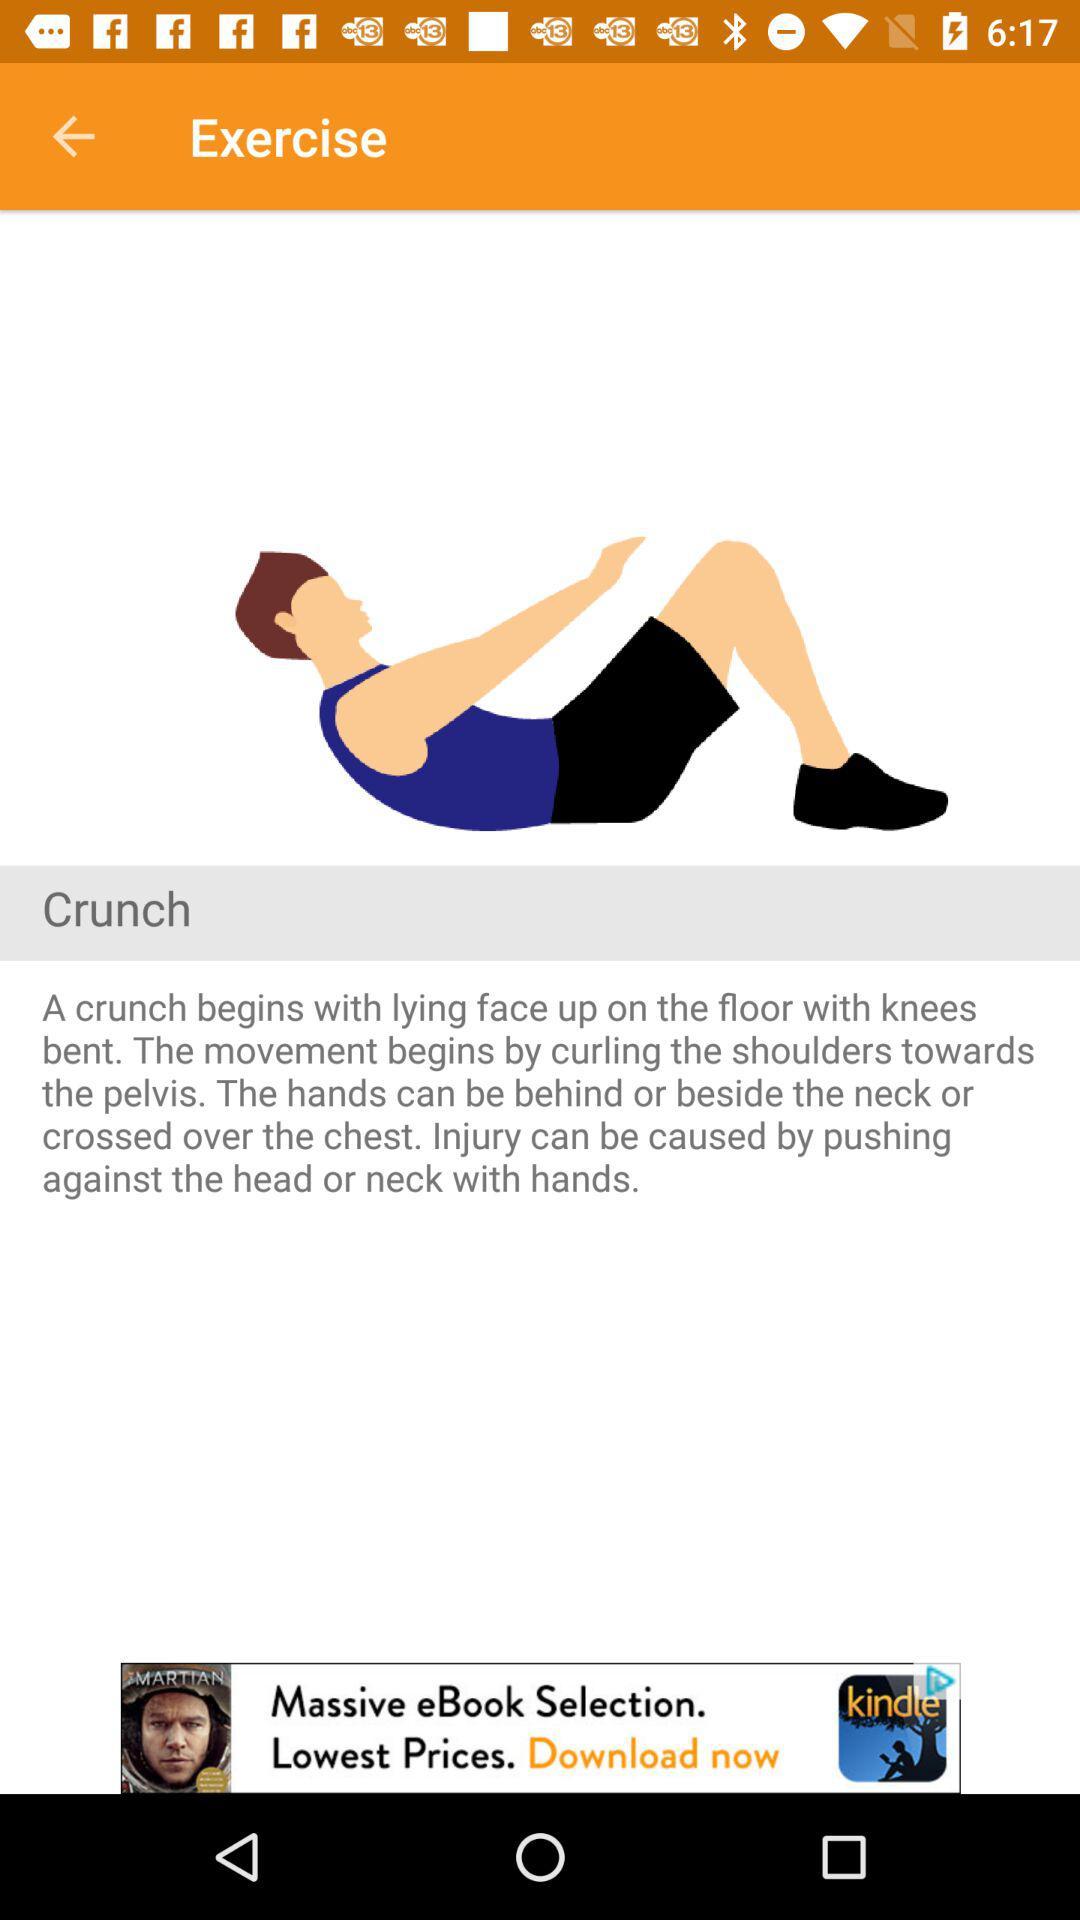  I want to click on advertisement, so click(540, 1727).